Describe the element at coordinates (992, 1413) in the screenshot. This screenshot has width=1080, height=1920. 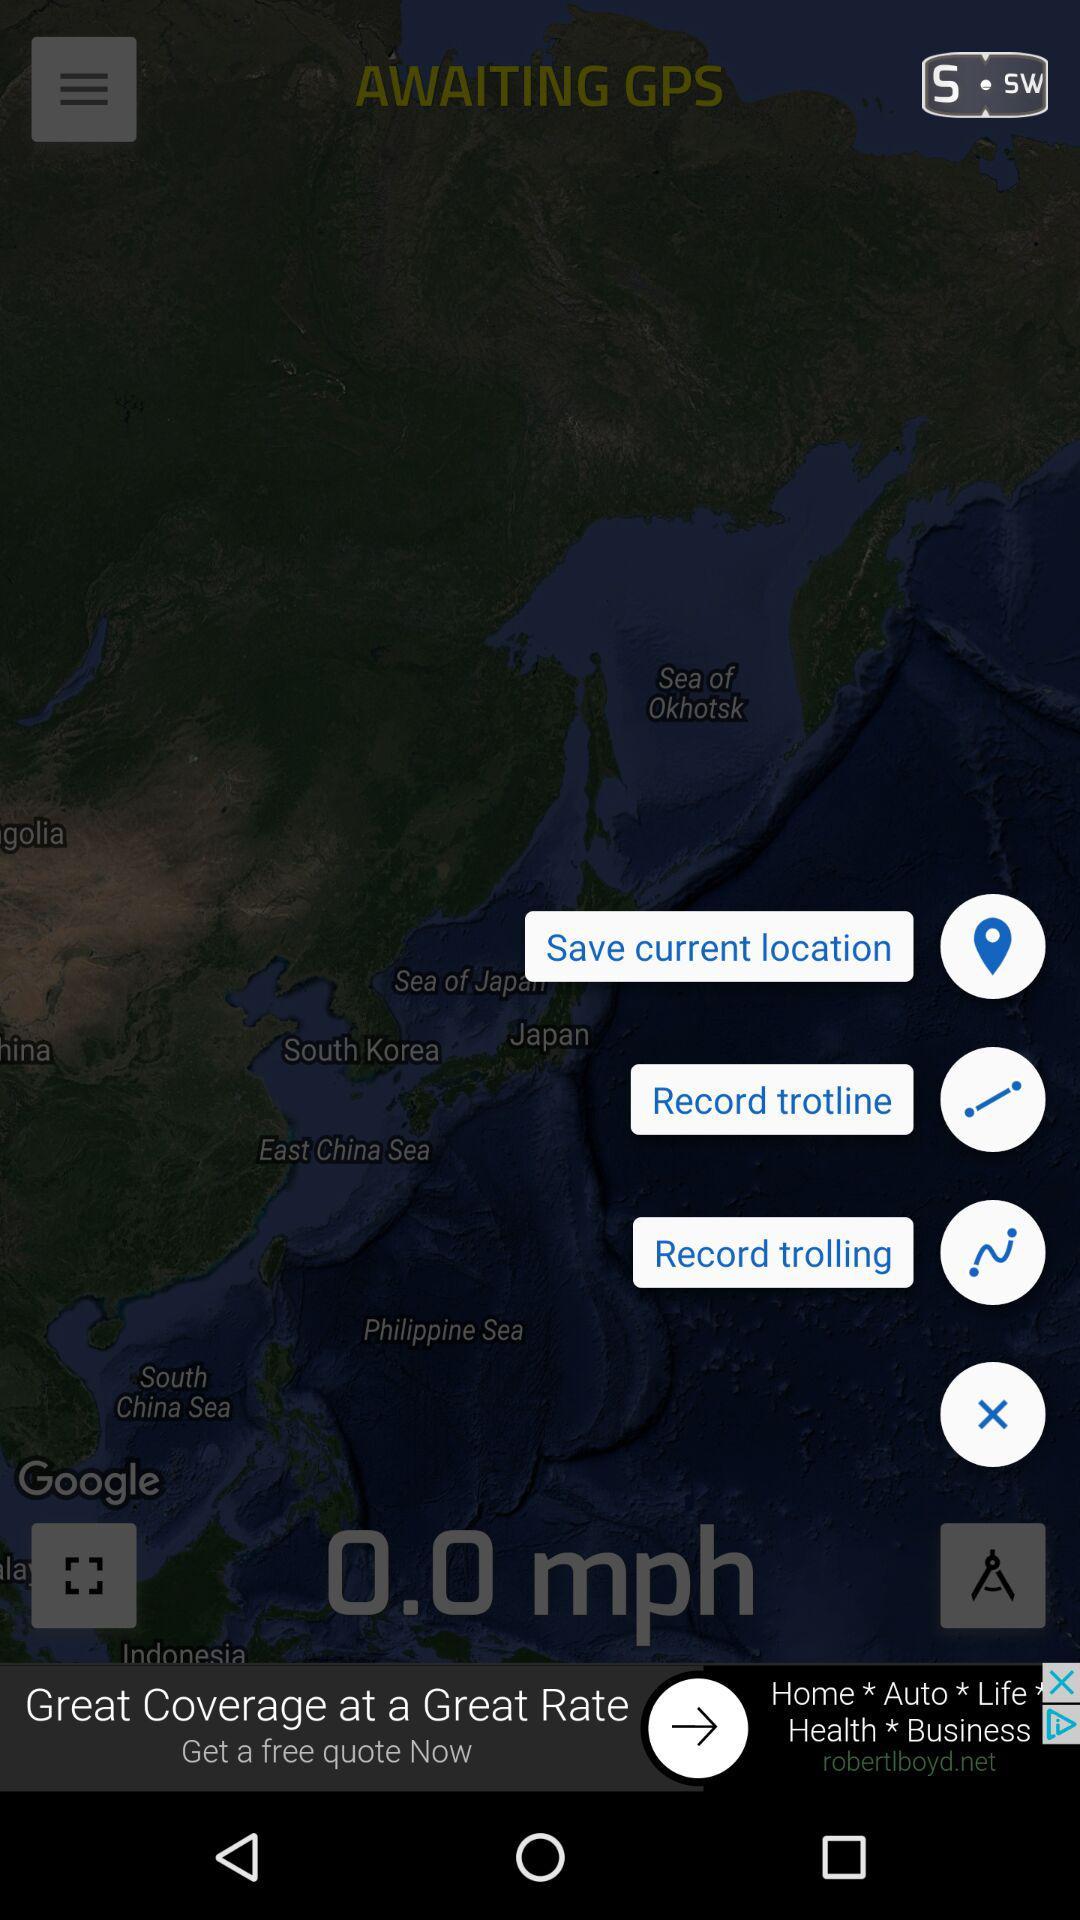
I see `close` at that location.